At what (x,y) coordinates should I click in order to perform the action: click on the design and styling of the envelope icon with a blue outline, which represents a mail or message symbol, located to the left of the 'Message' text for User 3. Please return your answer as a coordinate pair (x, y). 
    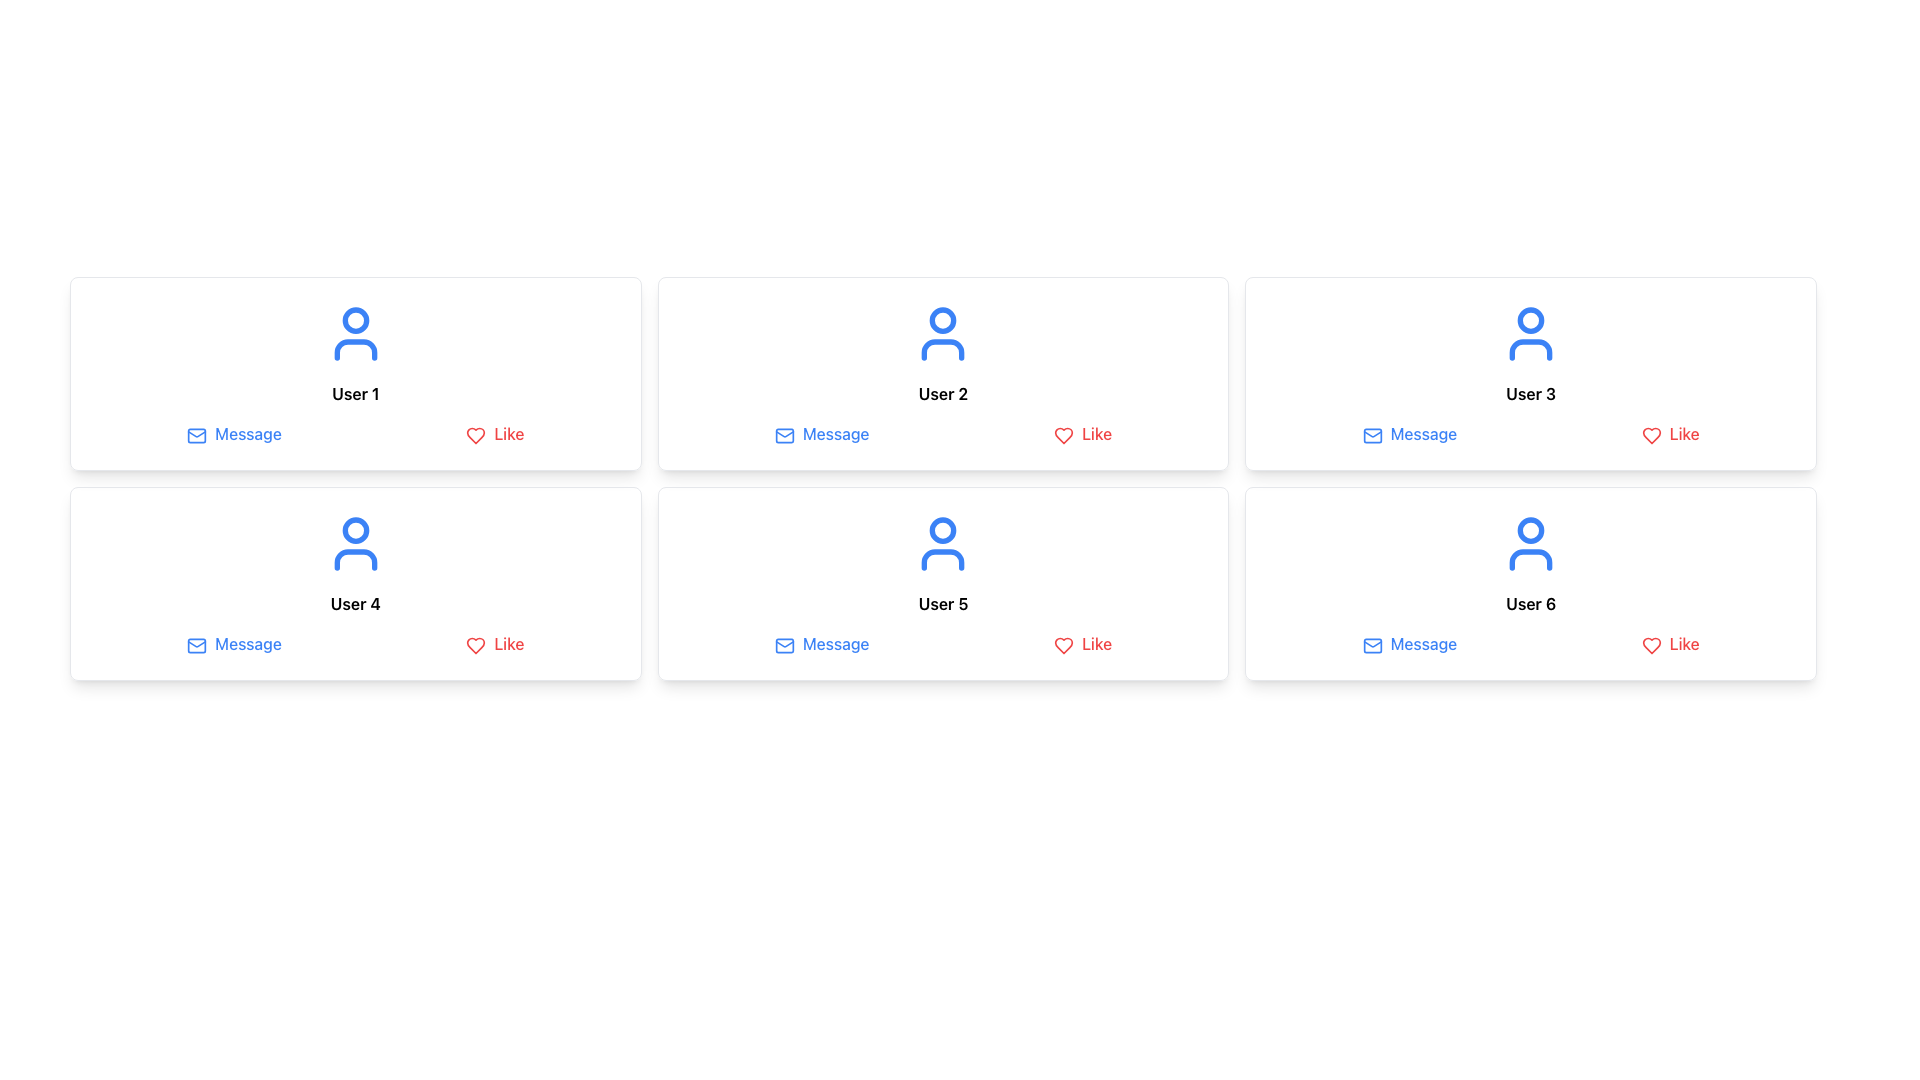
    Looking at the image, I should click on (1371, 434).